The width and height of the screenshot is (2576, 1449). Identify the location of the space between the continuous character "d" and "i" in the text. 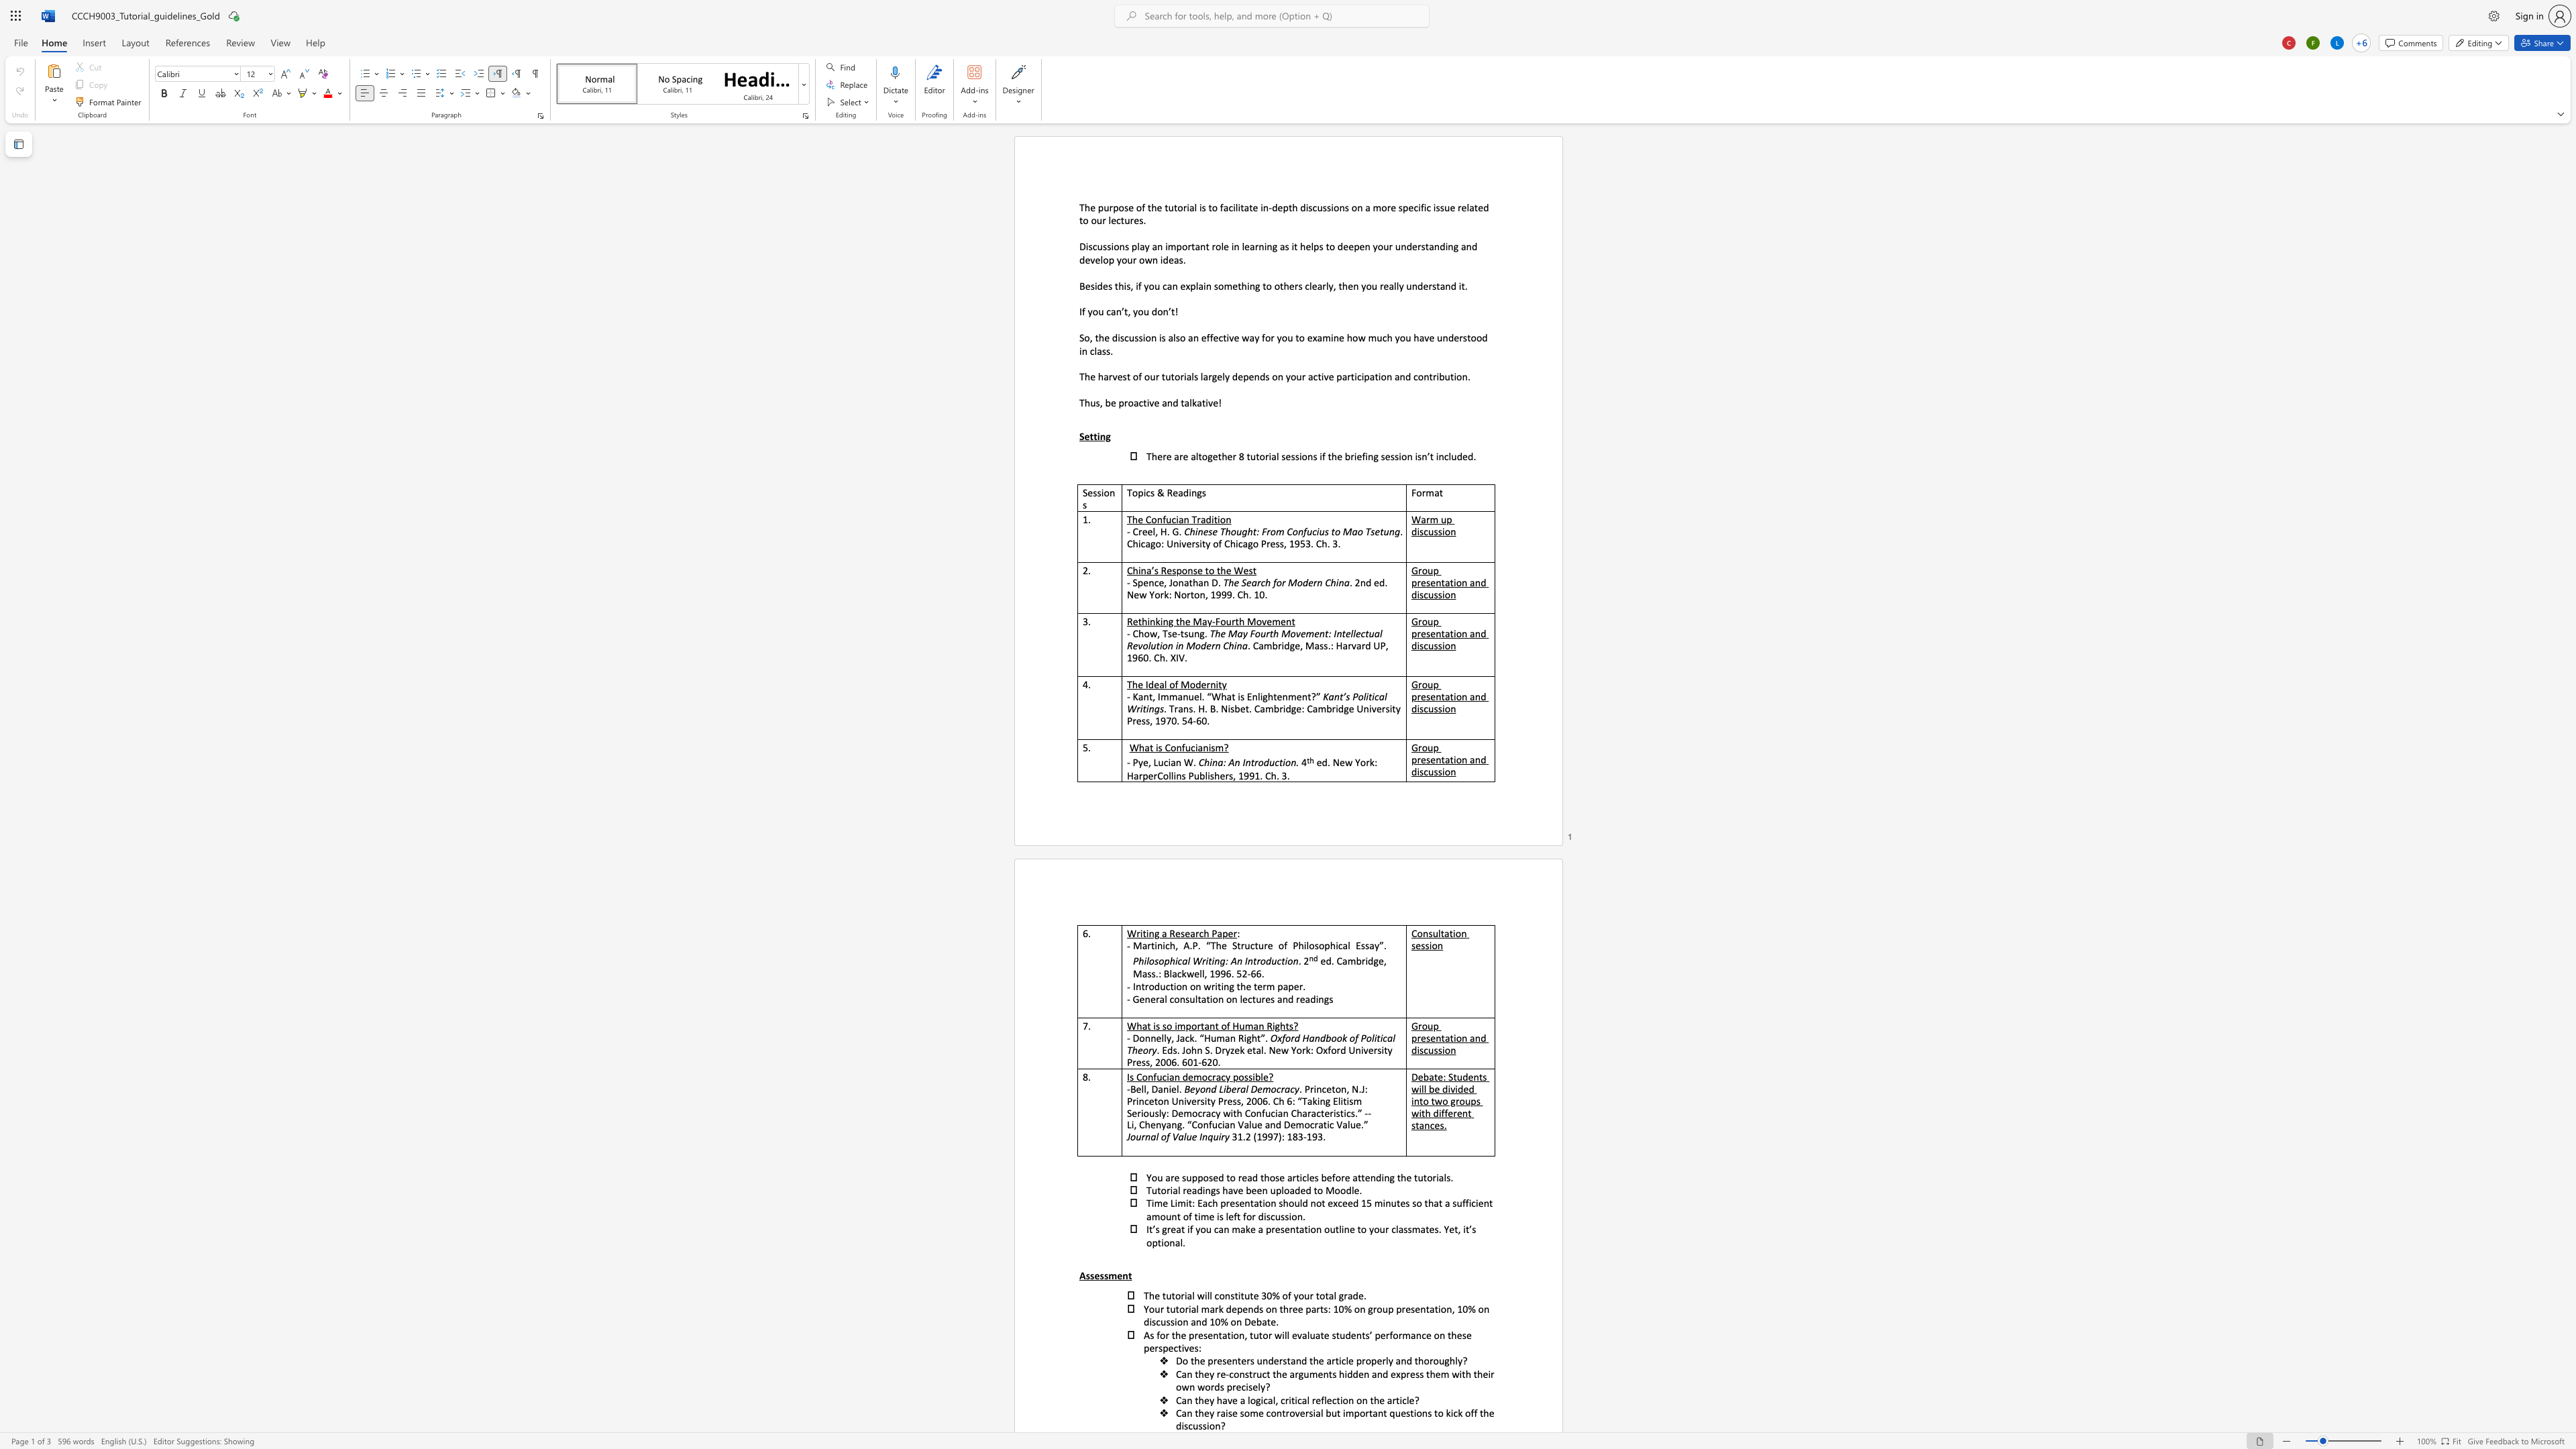
(1188, 492).